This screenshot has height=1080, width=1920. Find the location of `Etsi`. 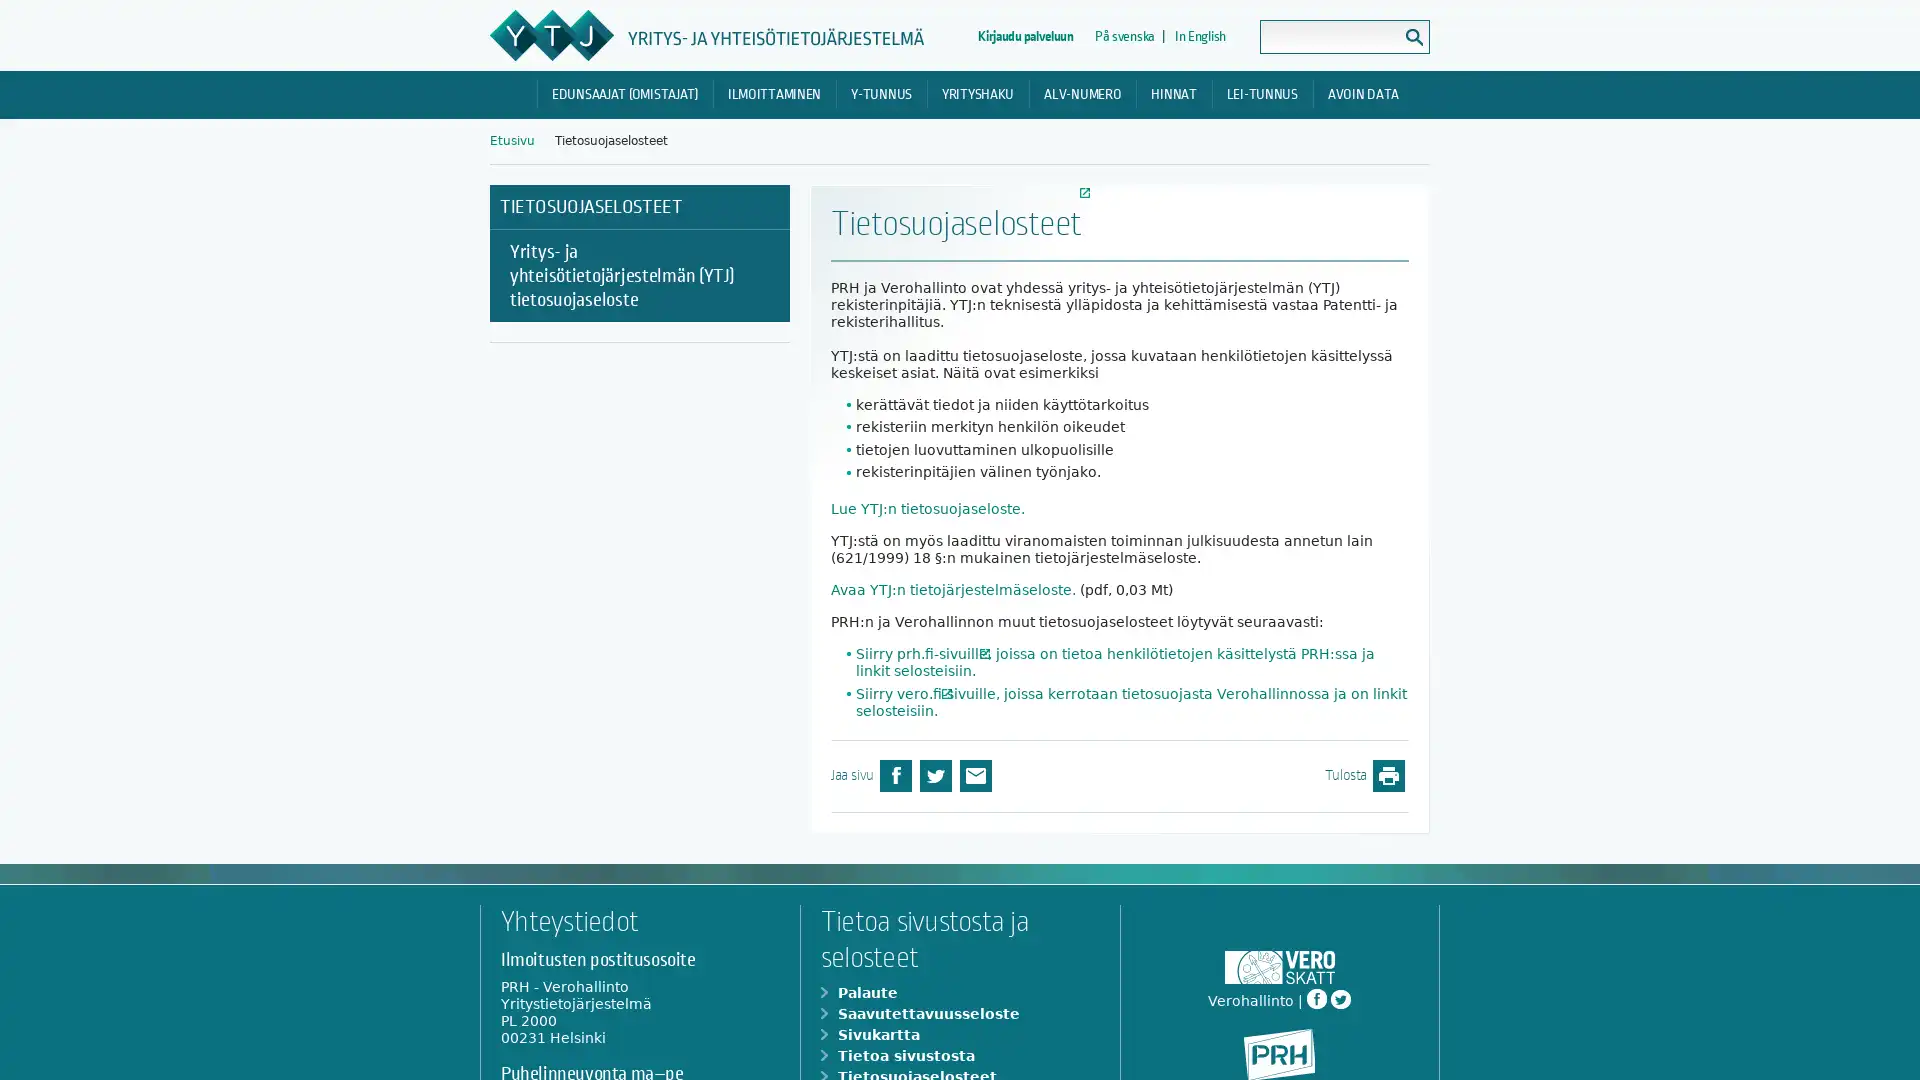

Etsi is located at coordinates (1413, 37).